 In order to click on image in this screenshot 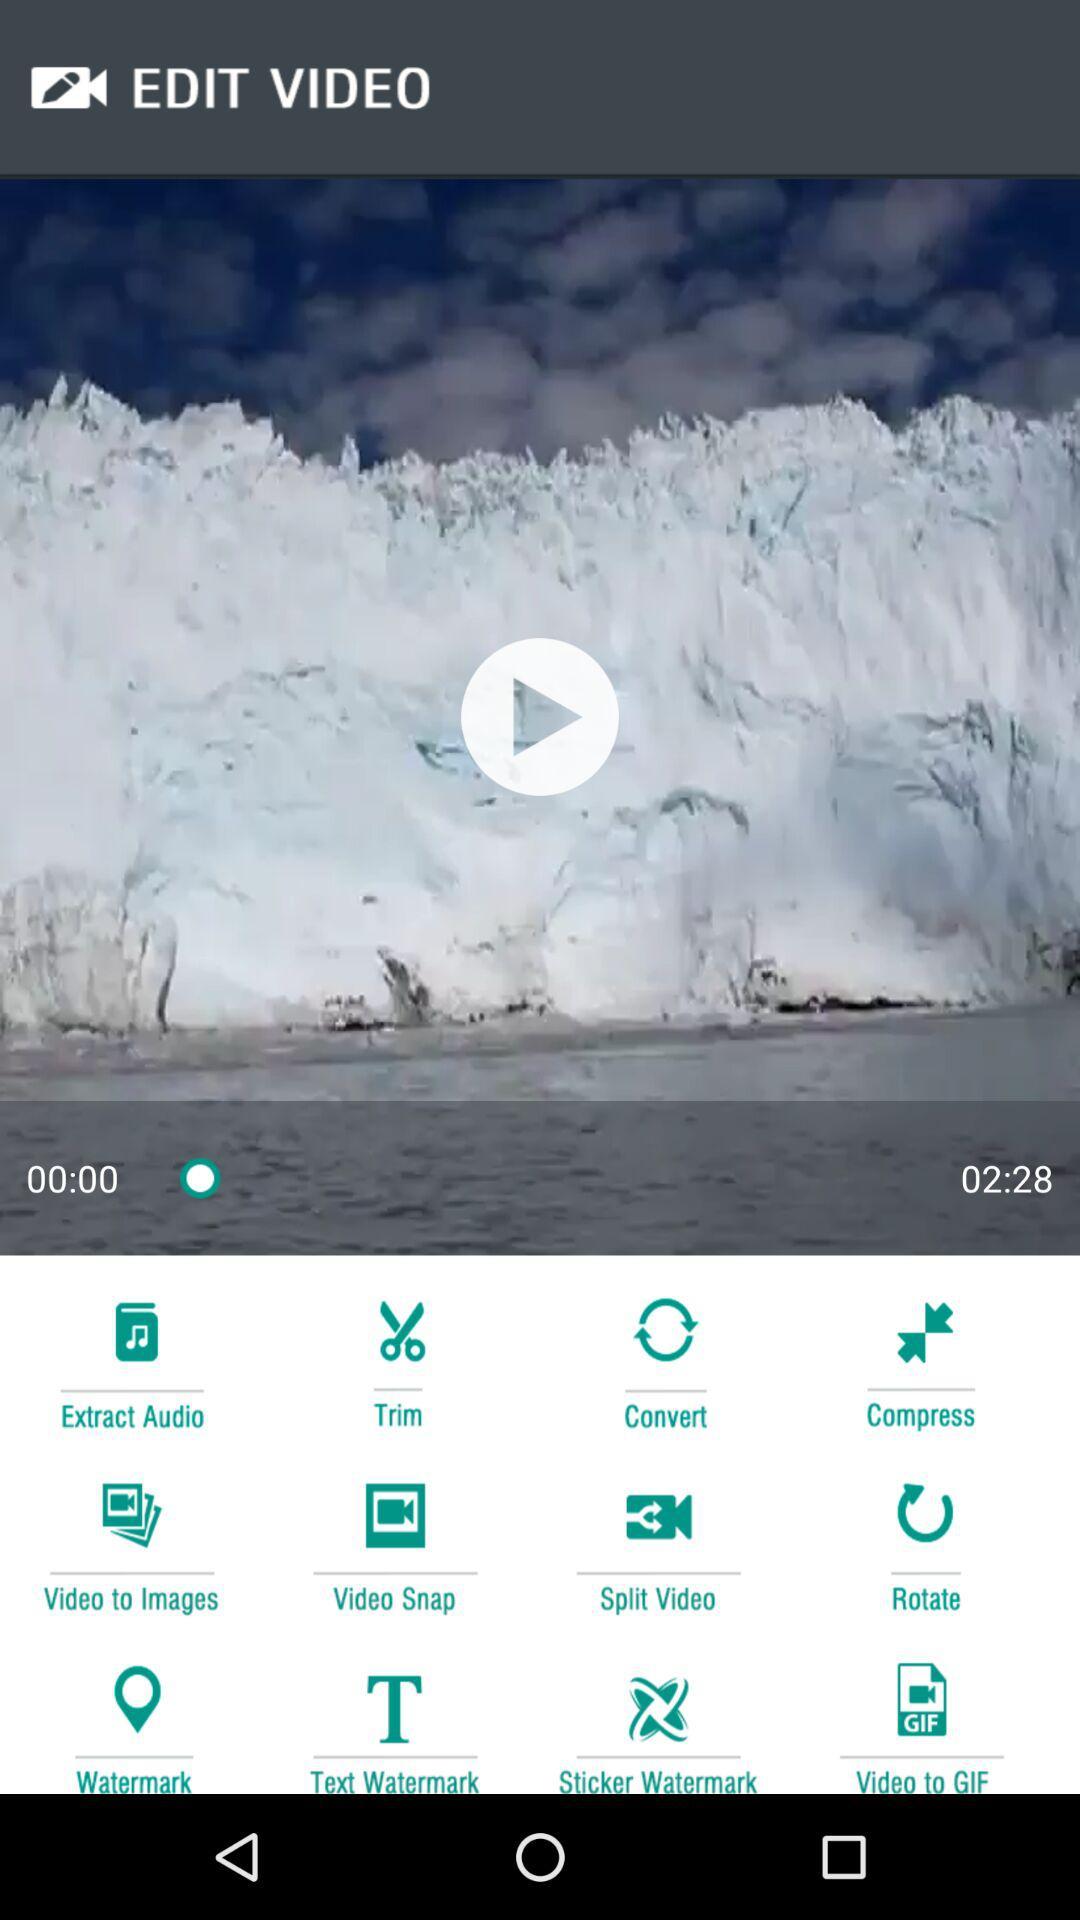, I will do `click(658, 1717)`.